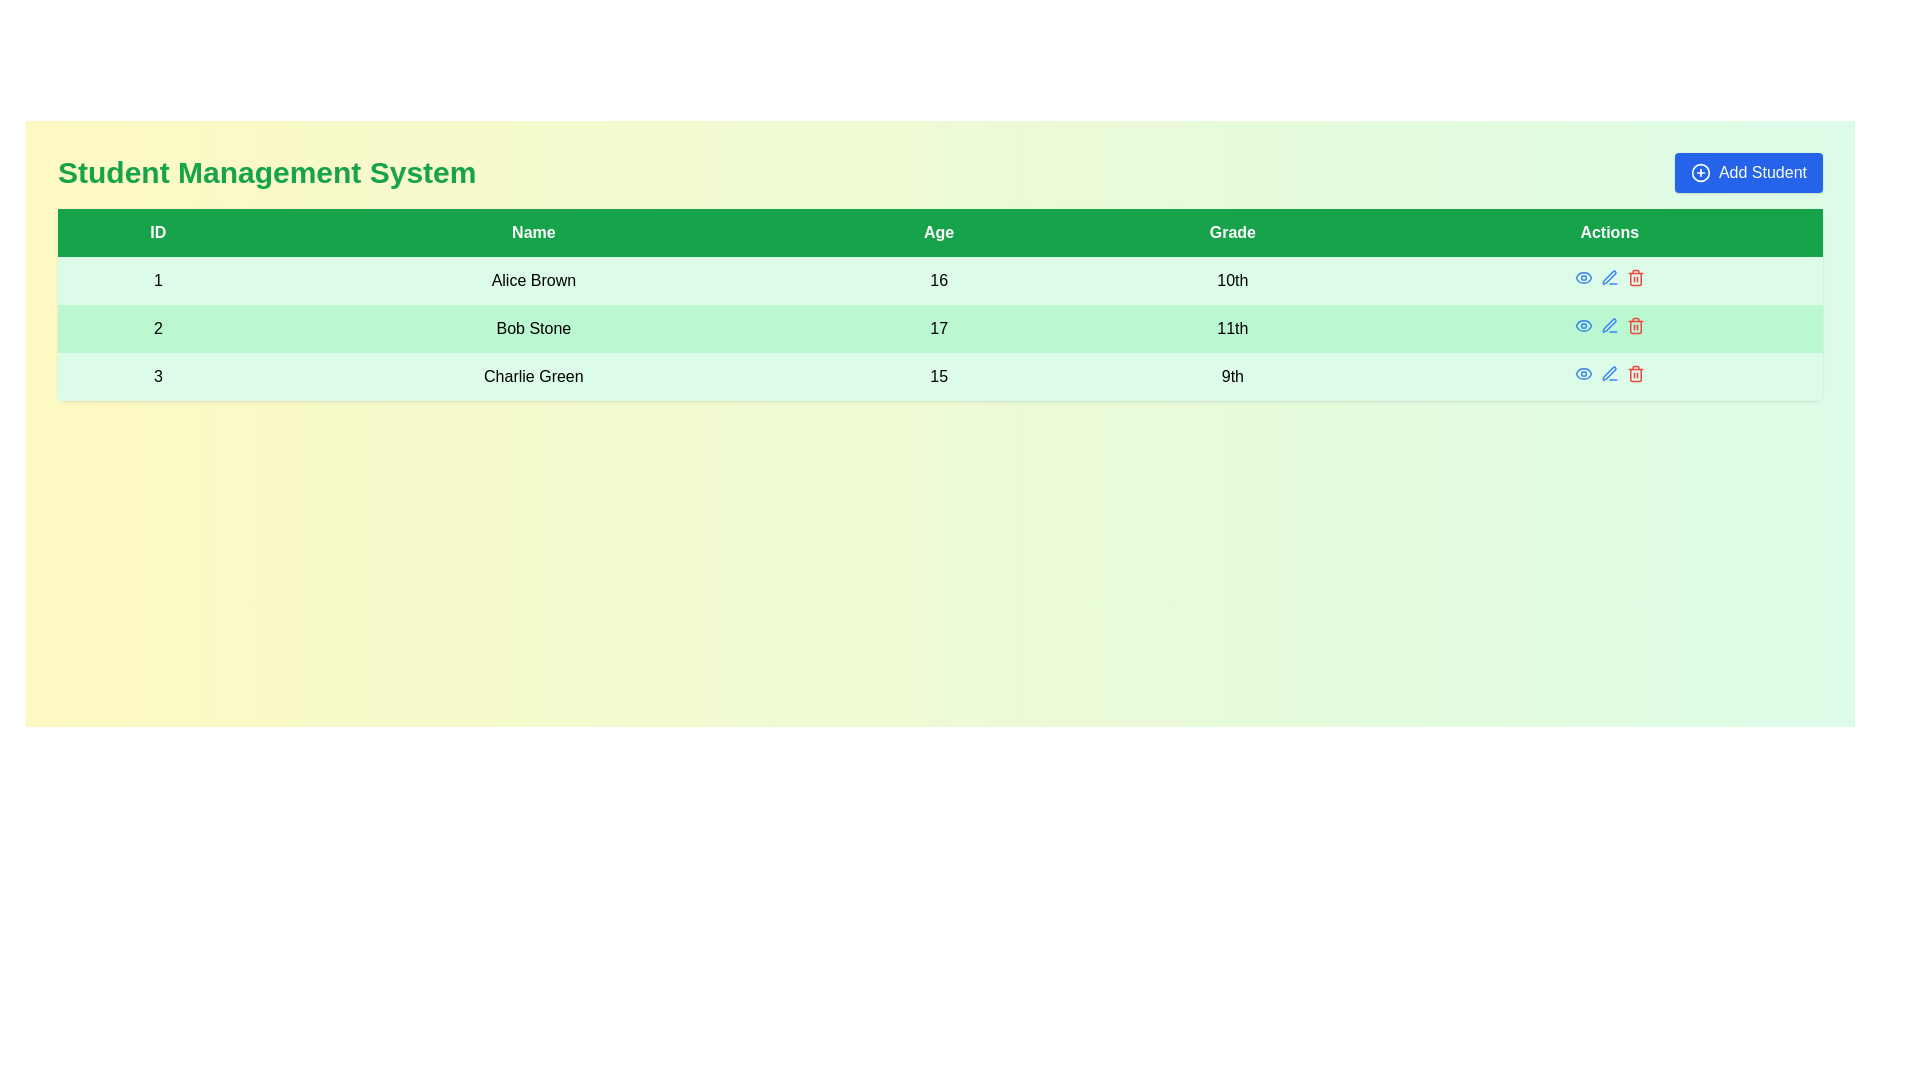 Image resolution: width=1920 pixels, height=1080 pixels. I want to click on the icon located in the upper-right corner of the 'Add Student' button, so click(1699, 172).